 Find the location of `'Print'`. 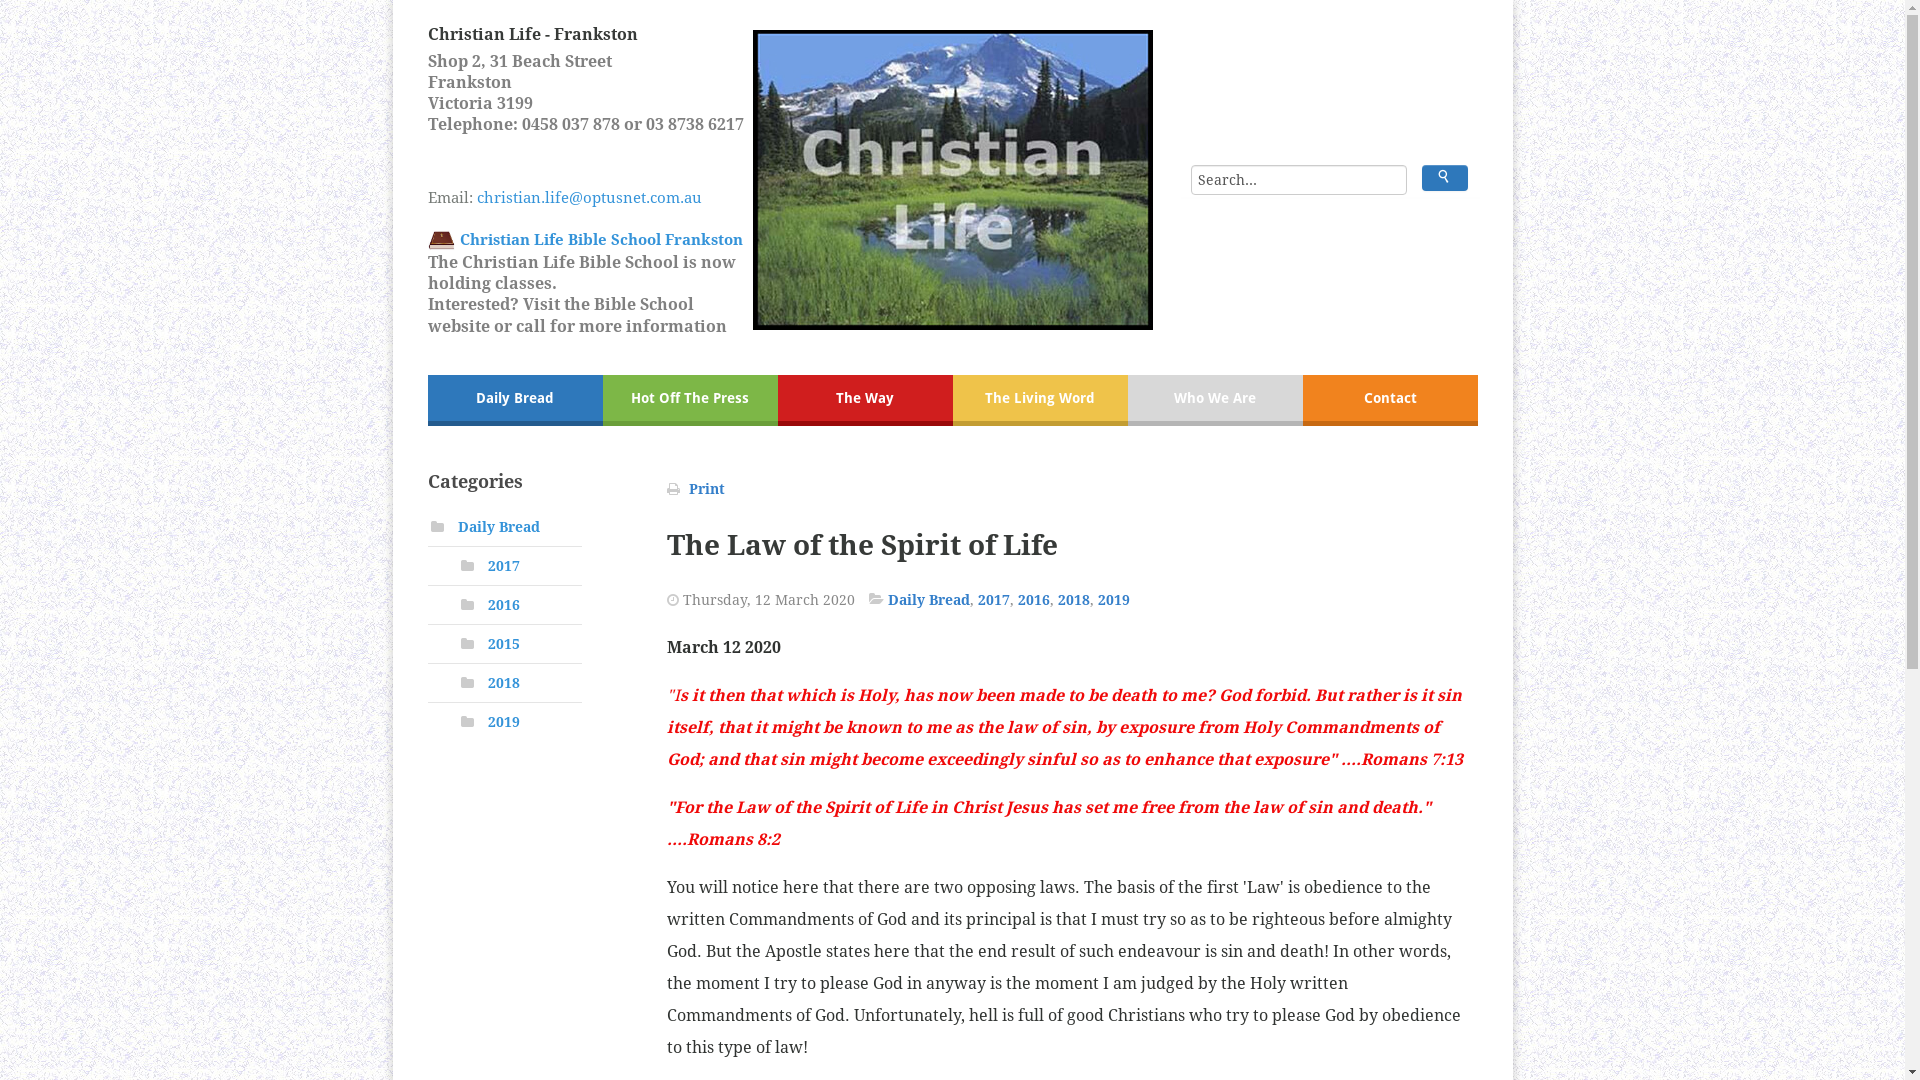

'Print' is located at coordinates (705, 489).